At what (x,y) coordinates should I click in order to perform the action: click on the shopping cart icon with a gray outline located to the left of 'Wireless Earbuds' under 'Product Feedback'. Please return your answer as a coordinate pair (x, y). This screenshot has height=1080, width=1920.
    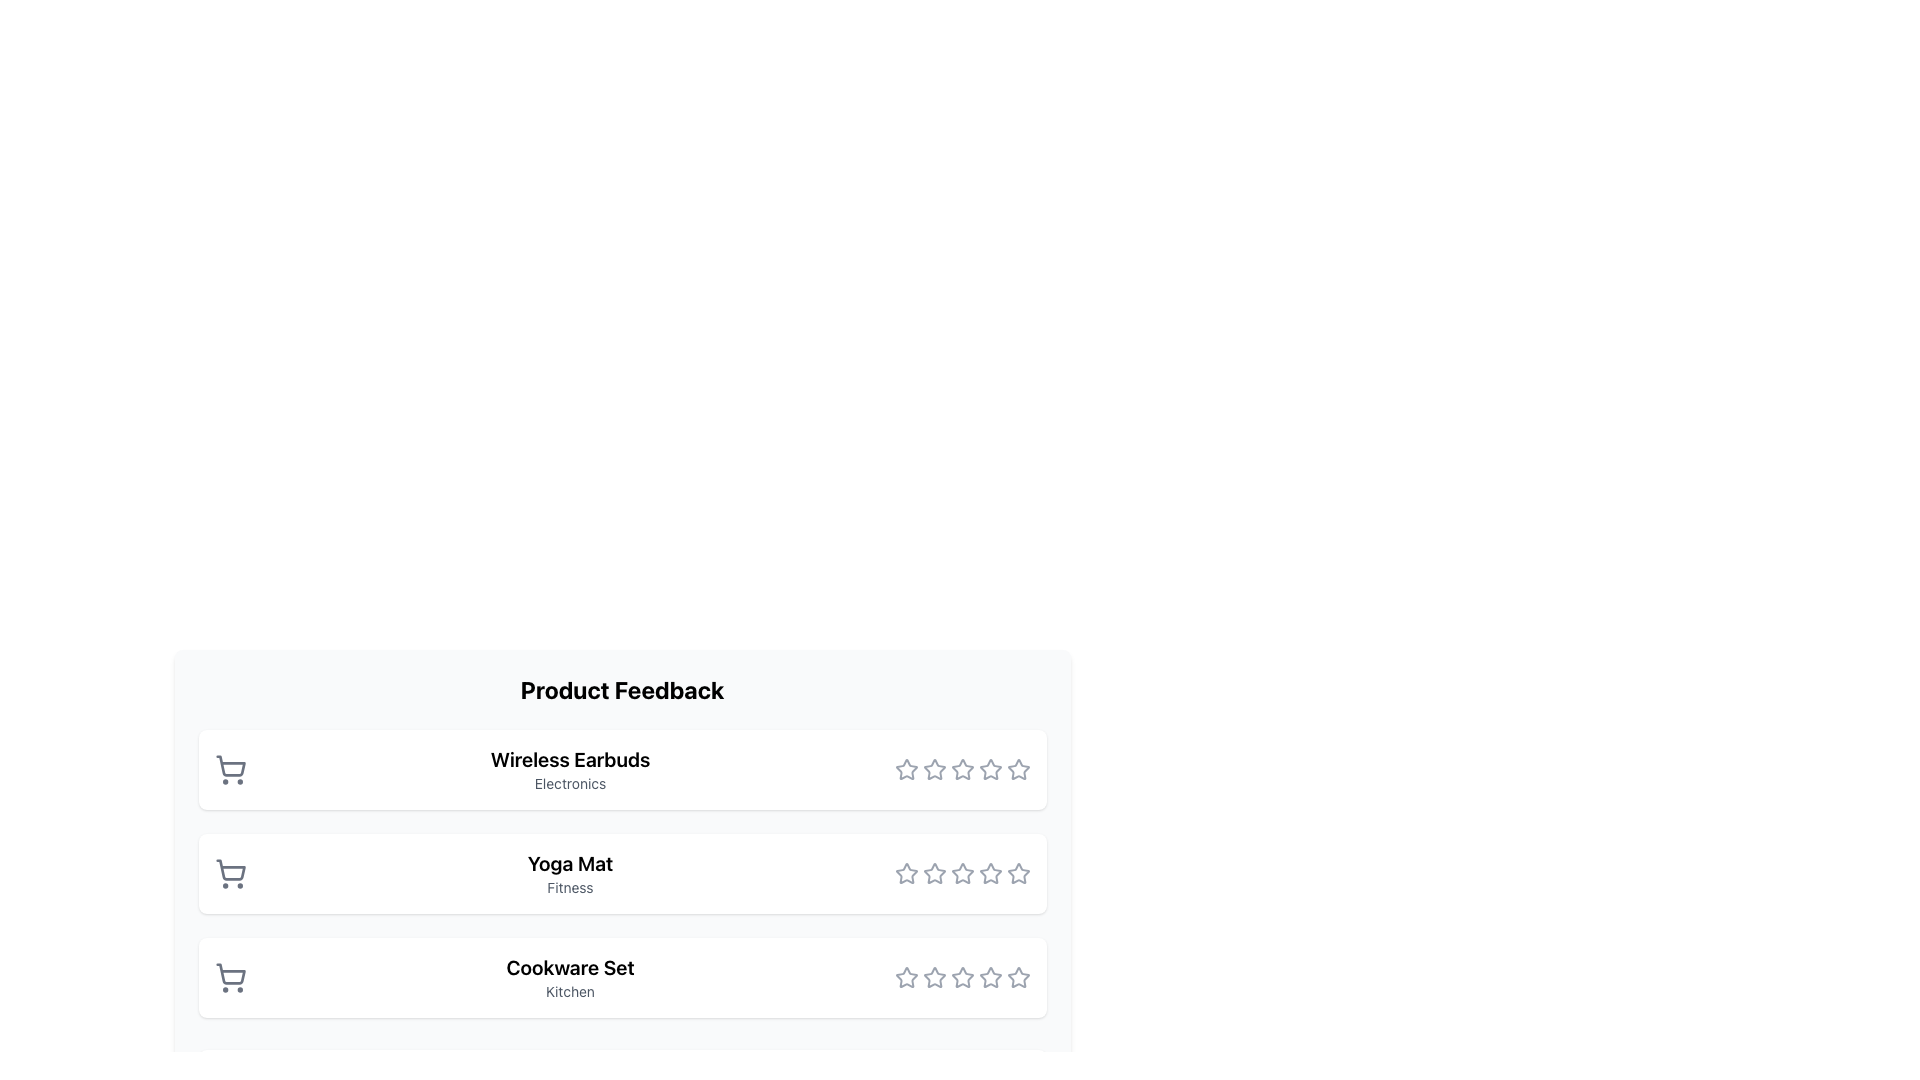
    Looking at the image, I should click on (230, 769).